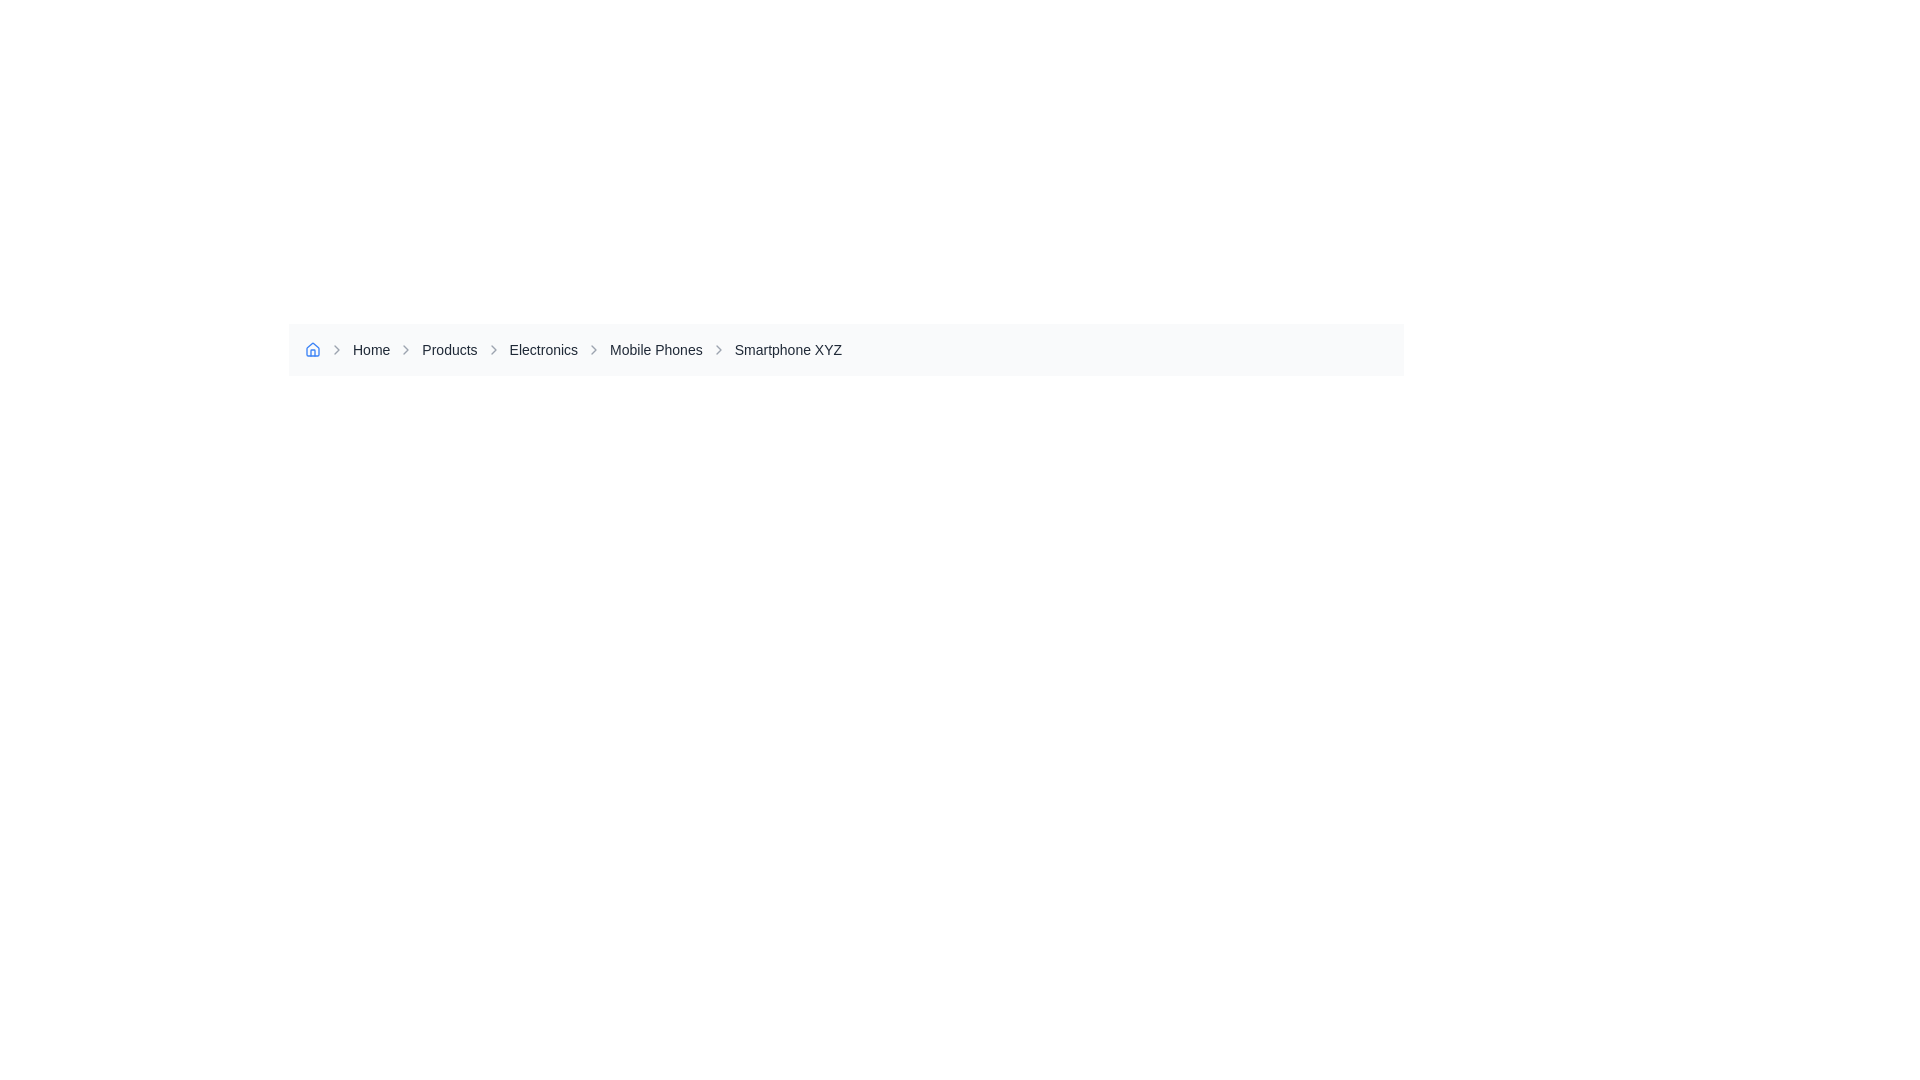 The width and height of the screenshot is (1920, 1080). Describe the element at coordinates (336, 349) in the screenshot. I see `the visual indication of the Icon located to the left of the 'Home' text link in the breadcrumb navigation bar` at that location.